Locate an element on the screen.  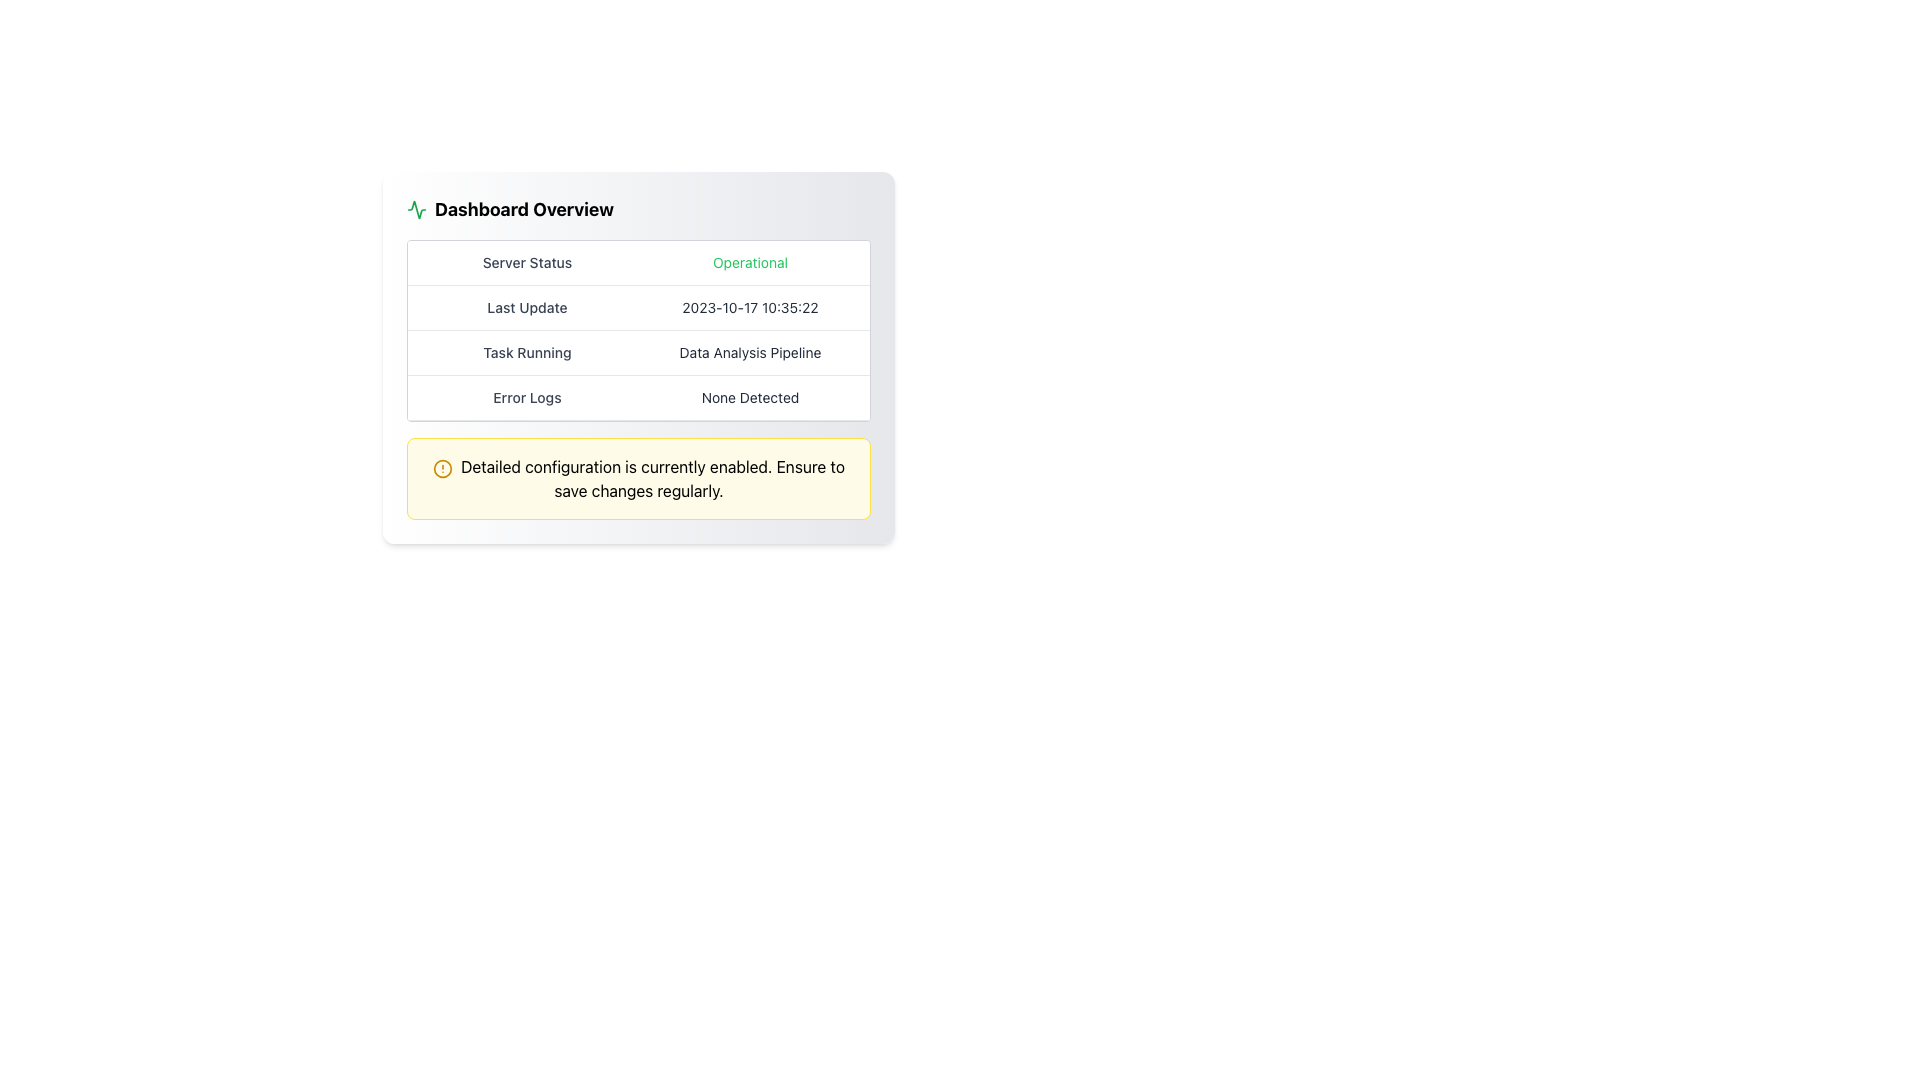
the non-interactive label text that represents the status or category for a task, located in the first column of a two-column row under the 'Dashboard Overview' heading is located at coordinates (527, 352).